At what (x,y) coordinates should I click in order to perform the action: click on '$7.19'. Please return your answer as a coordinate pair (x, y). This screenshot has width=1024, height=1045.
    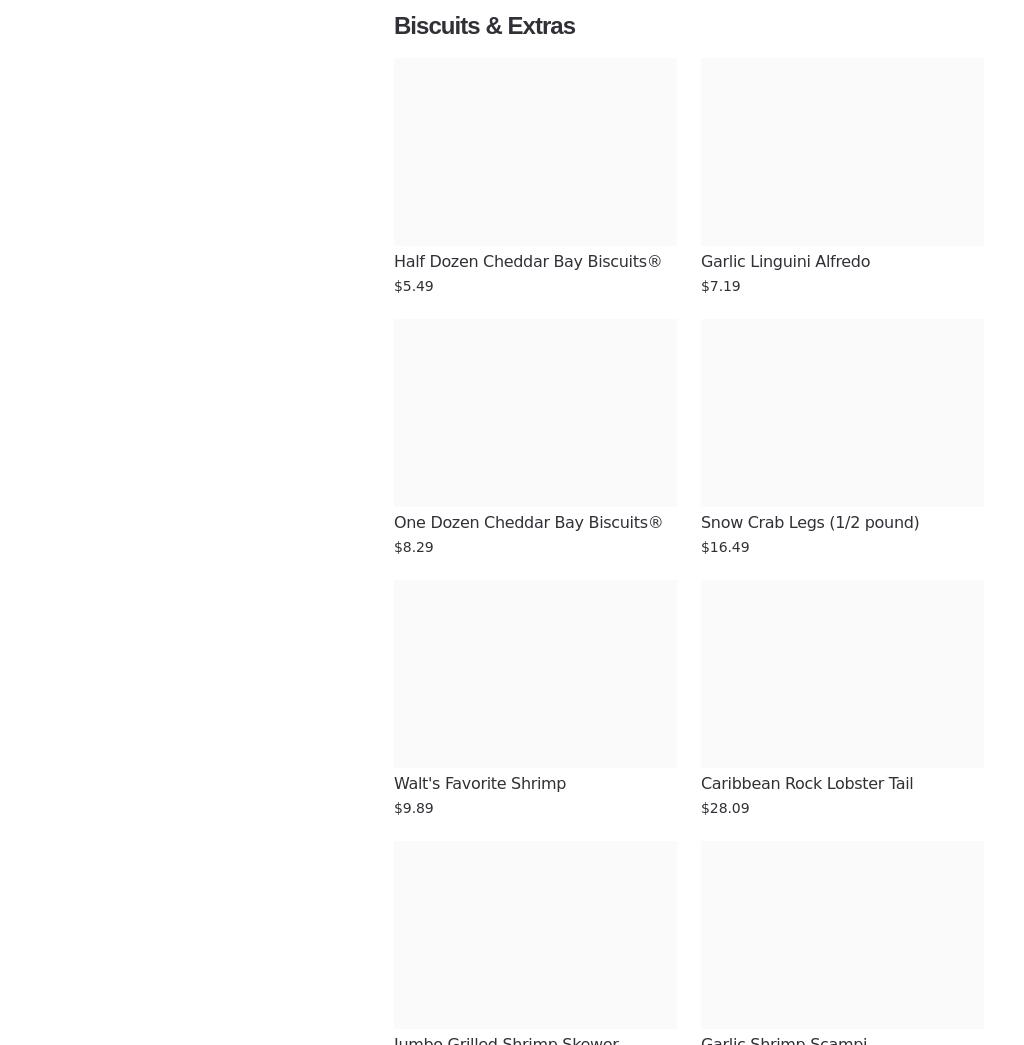
    Looking at the image, I should click on (720, 285).